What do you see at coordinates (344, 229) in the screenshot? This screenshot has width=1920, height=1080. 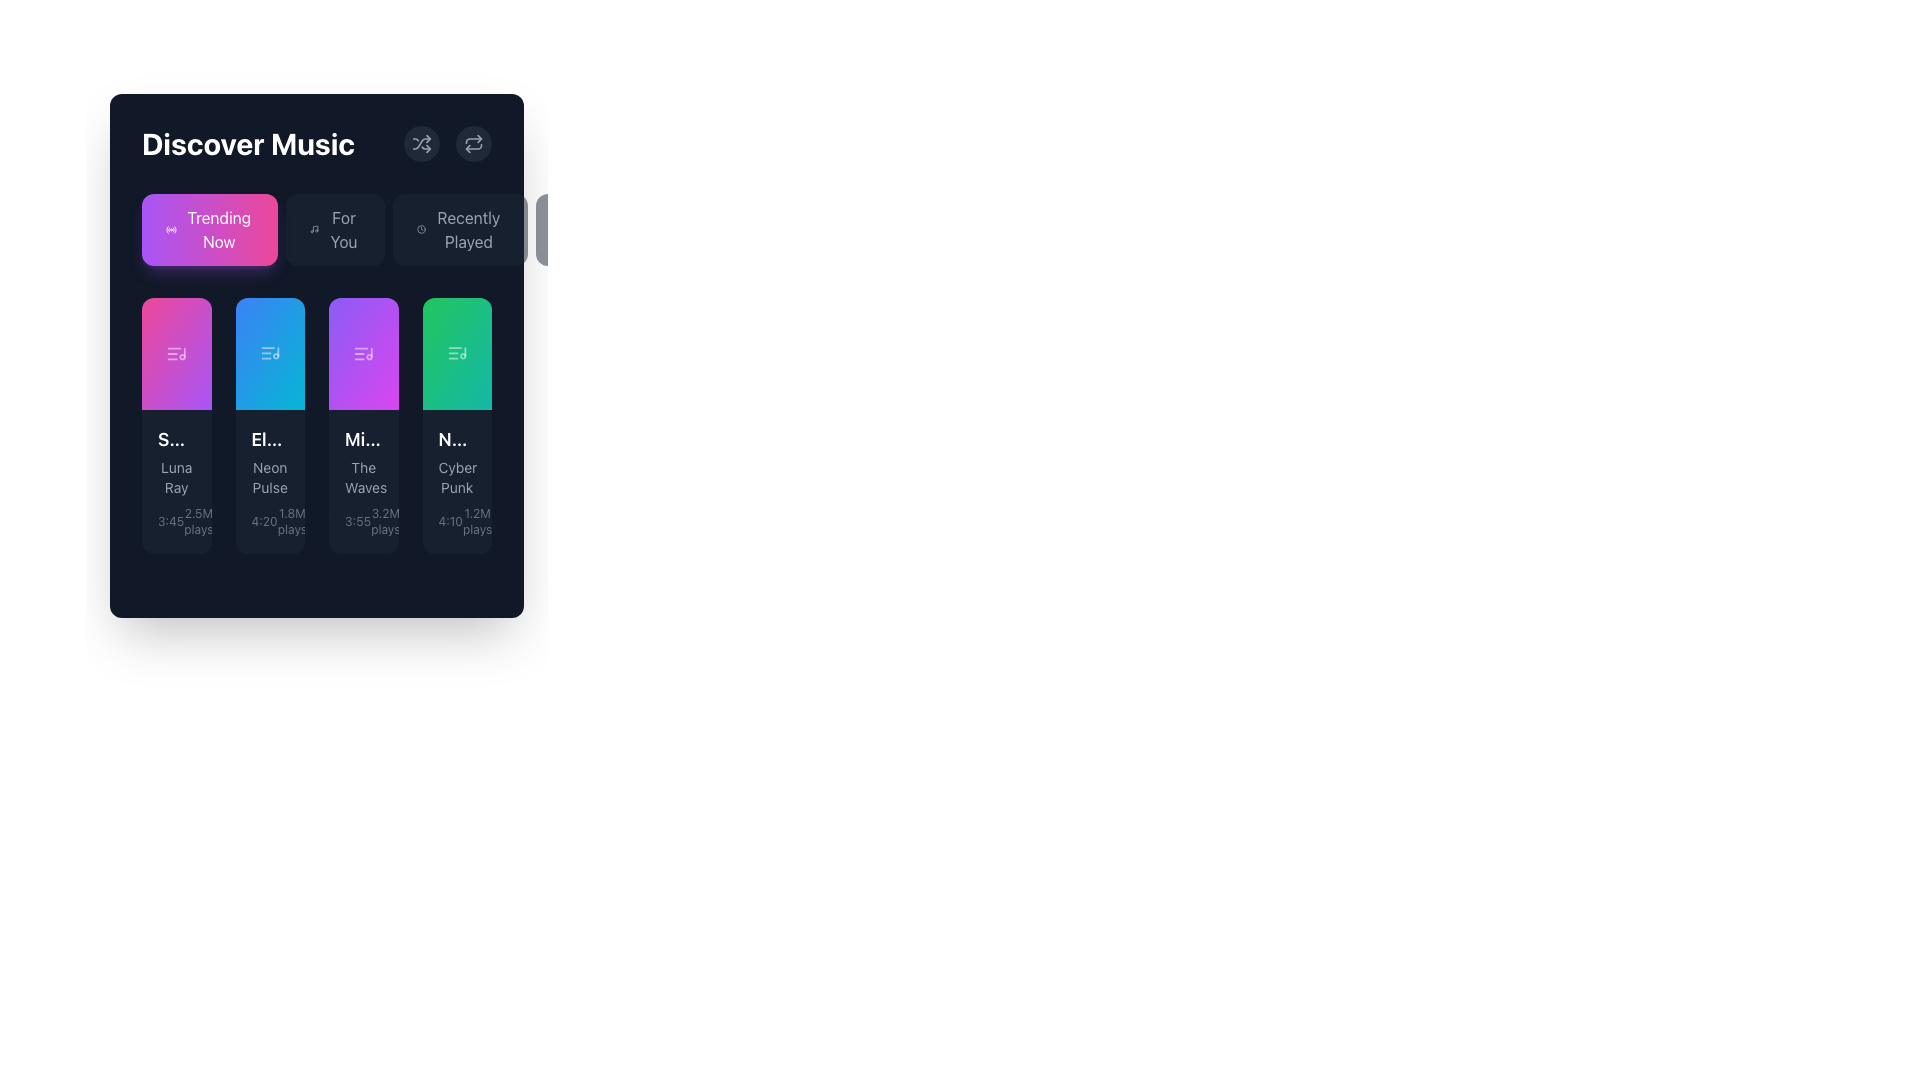 I see `the 'For You' navigational button which allows access to personalized content` at bounding box center [344, 229].